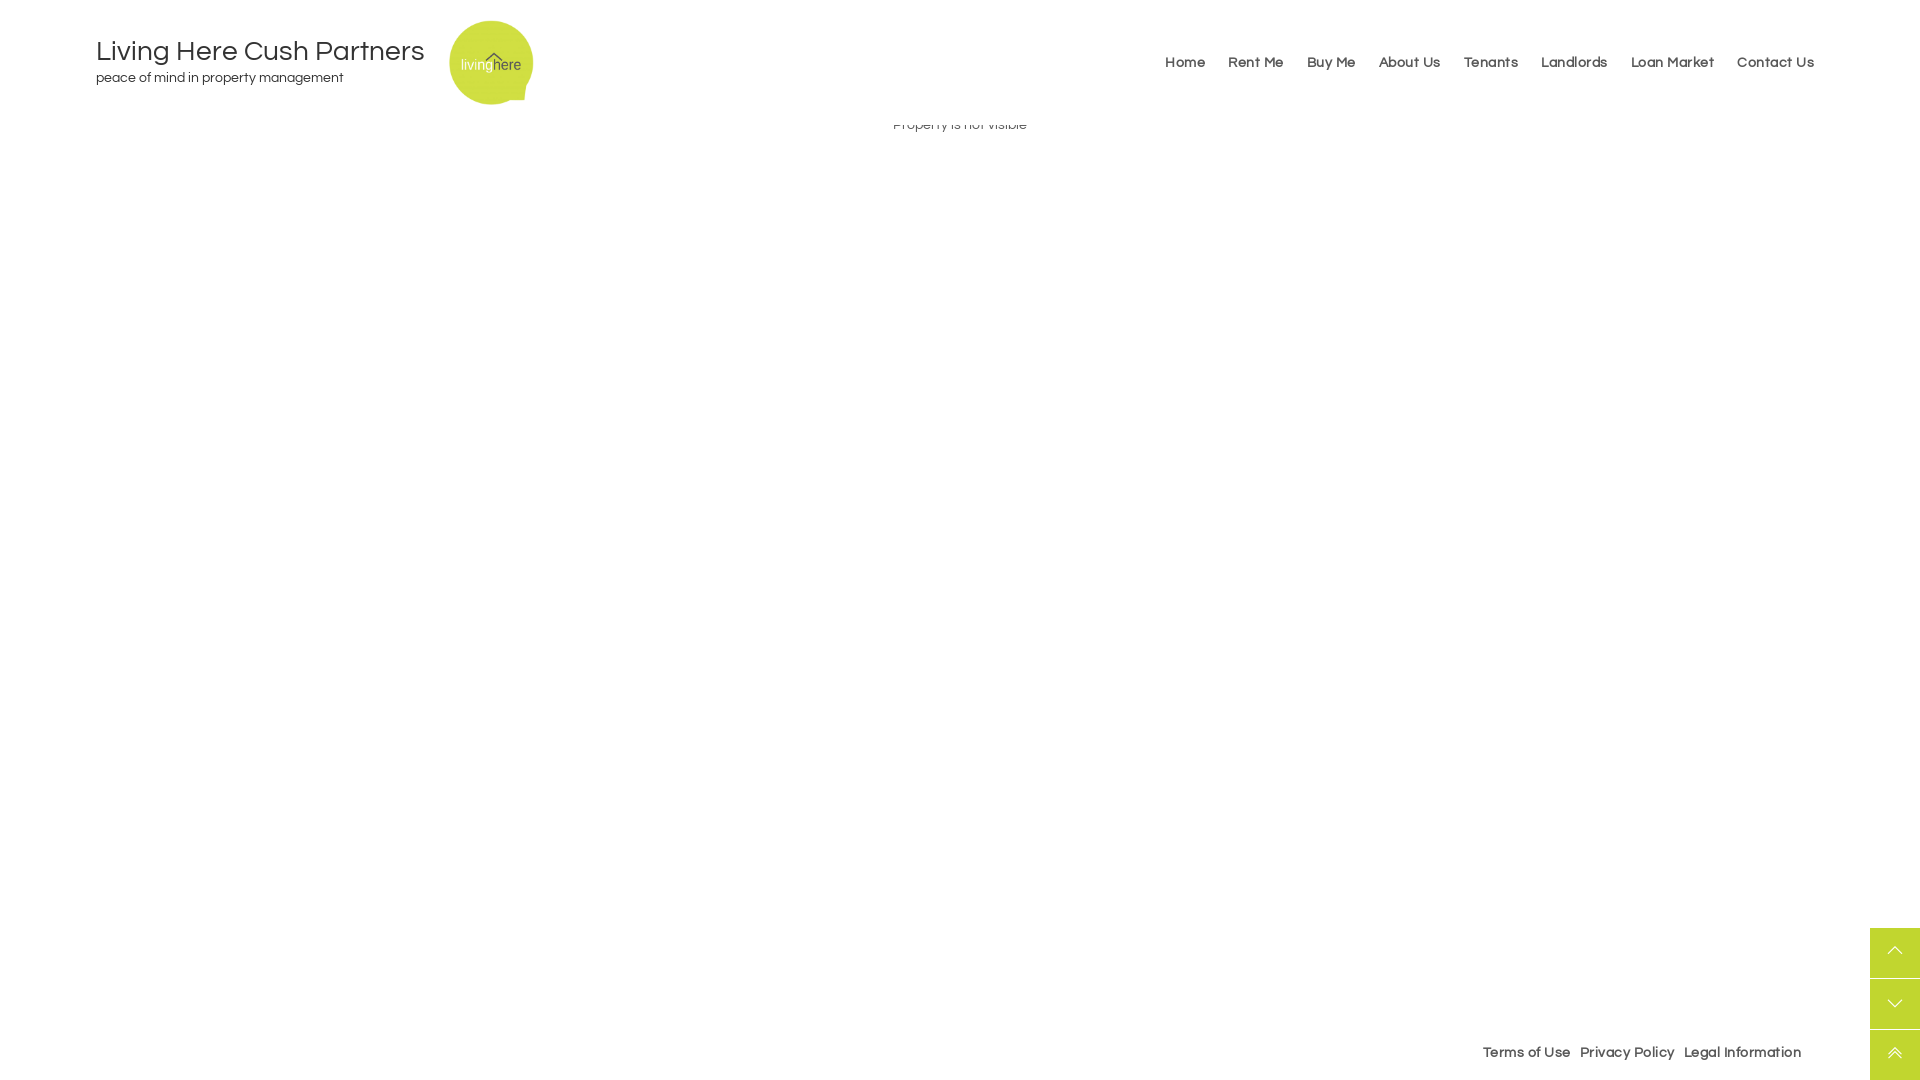  What do you see at coordinates (1573, 60) in the screenshot?
I see `'Landlords'` at bounding box center [1573, 60].